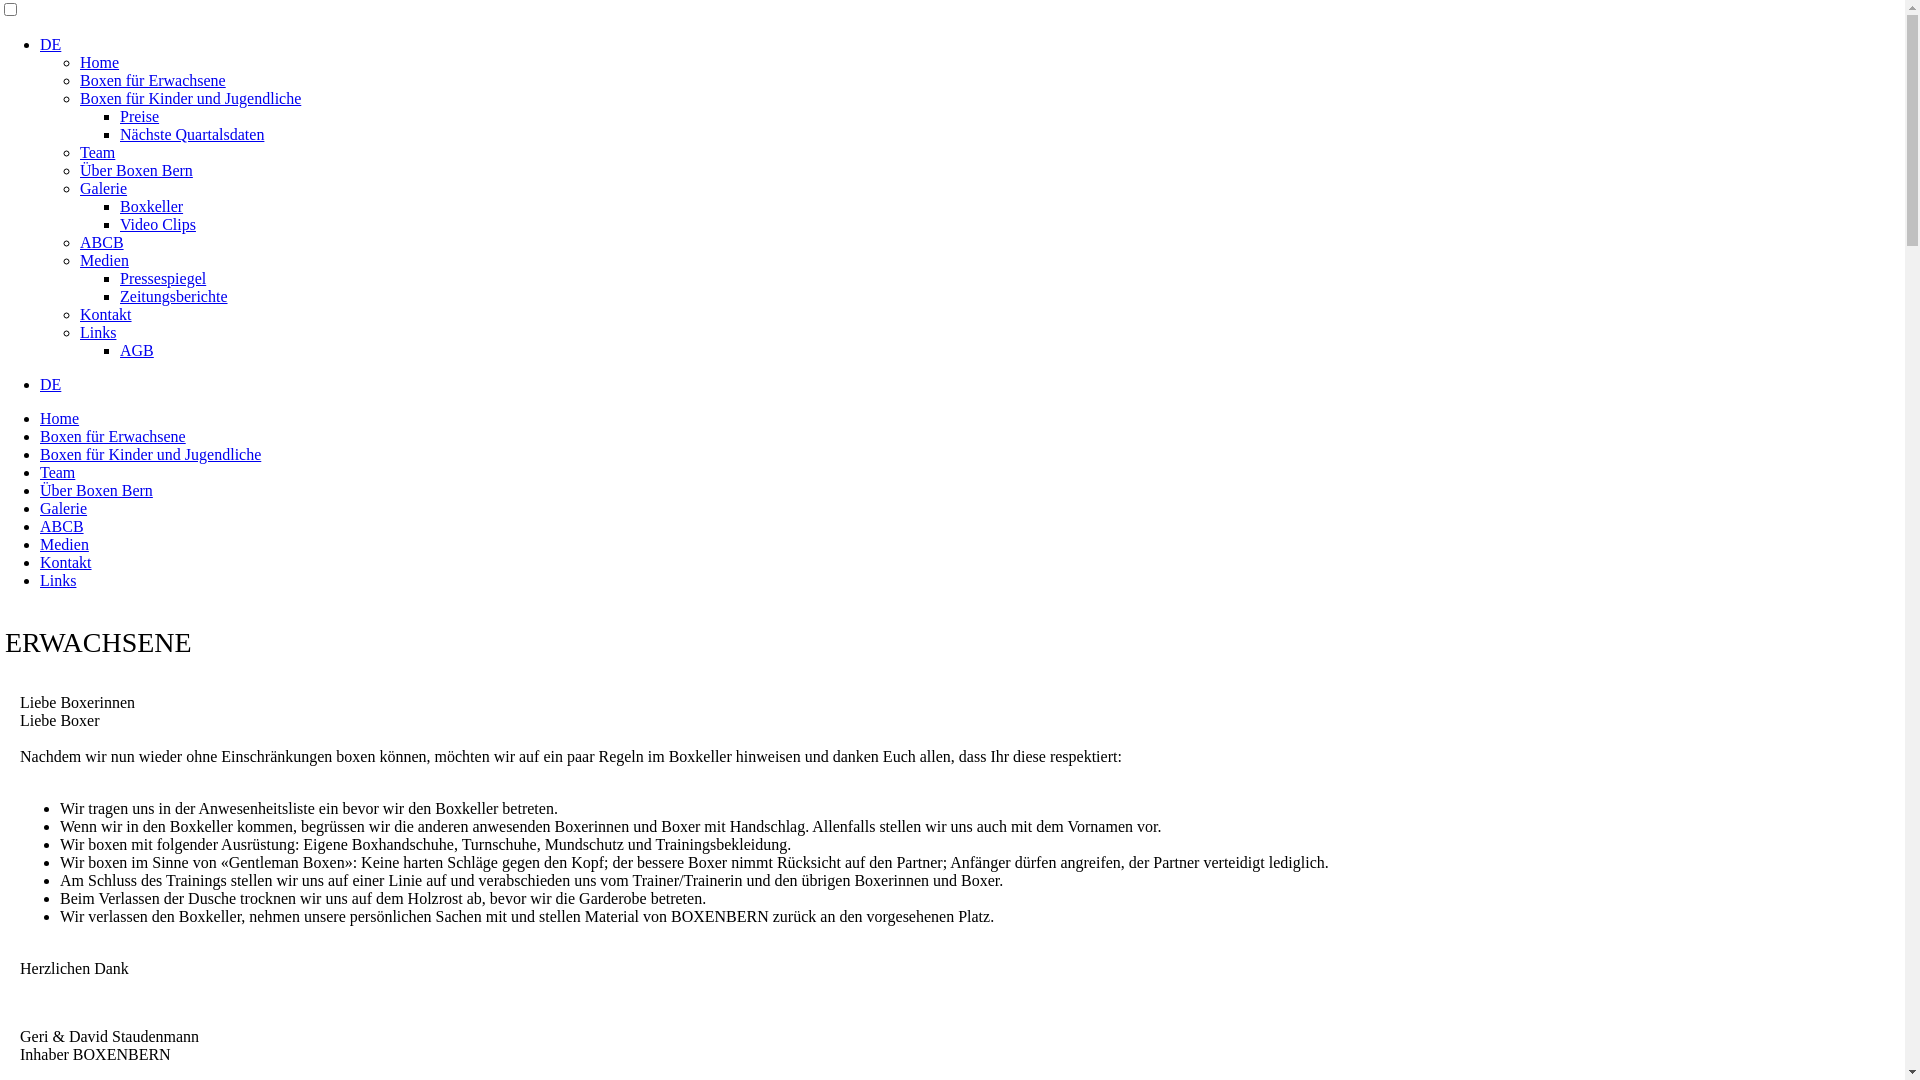  Describe the element at coordinates (119, 296) in the screenshot. I see `'Zeitungsberichte'` at that location.